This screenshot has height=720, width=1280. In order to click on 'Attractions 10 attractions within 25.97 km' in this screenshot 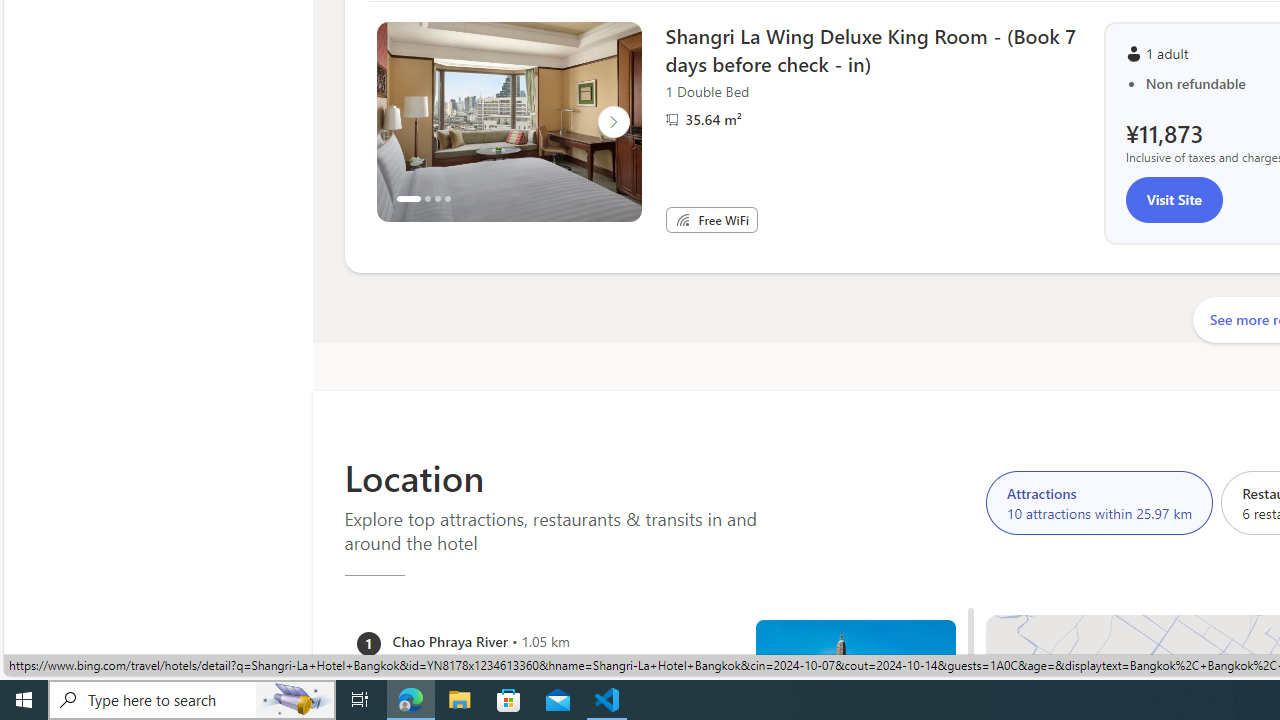, I will do `click(1098, 501)`.